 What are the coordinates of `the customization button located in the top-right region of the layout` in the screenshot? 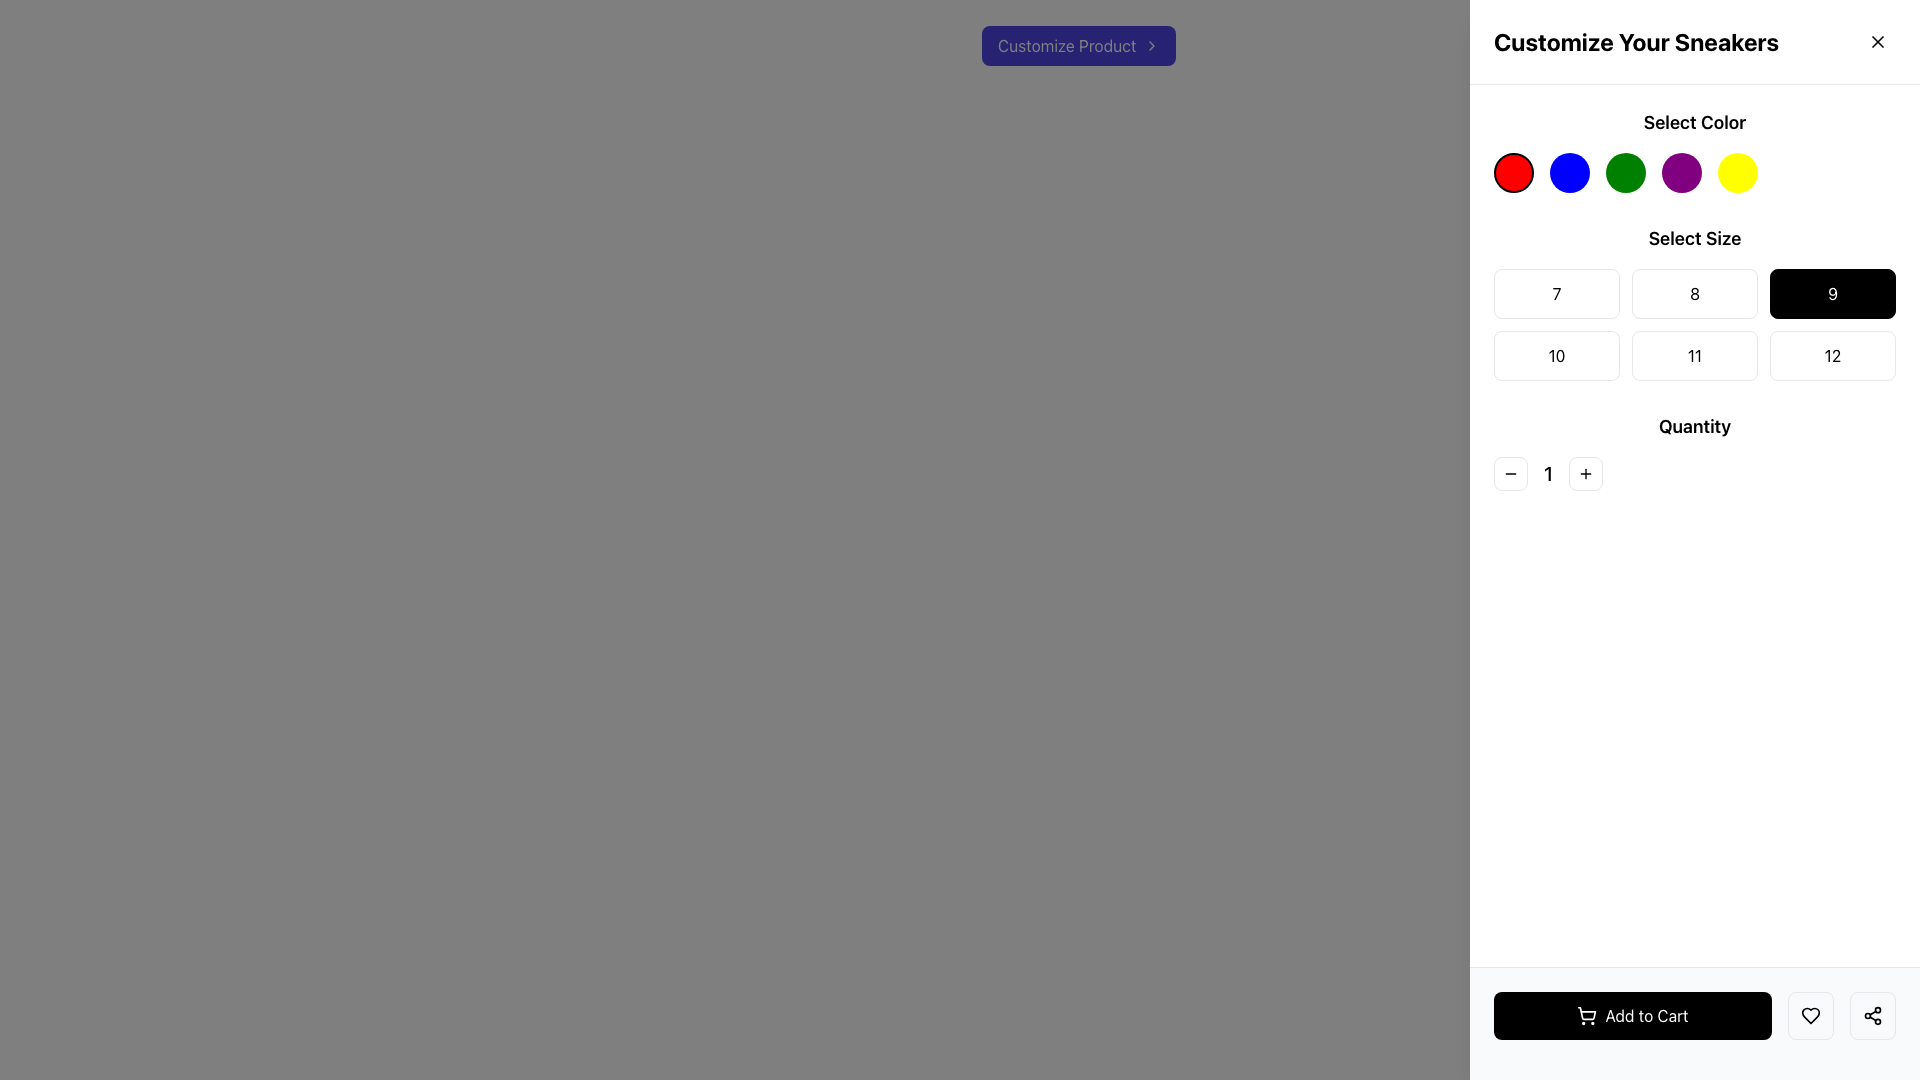 It's located at (1078, 45).